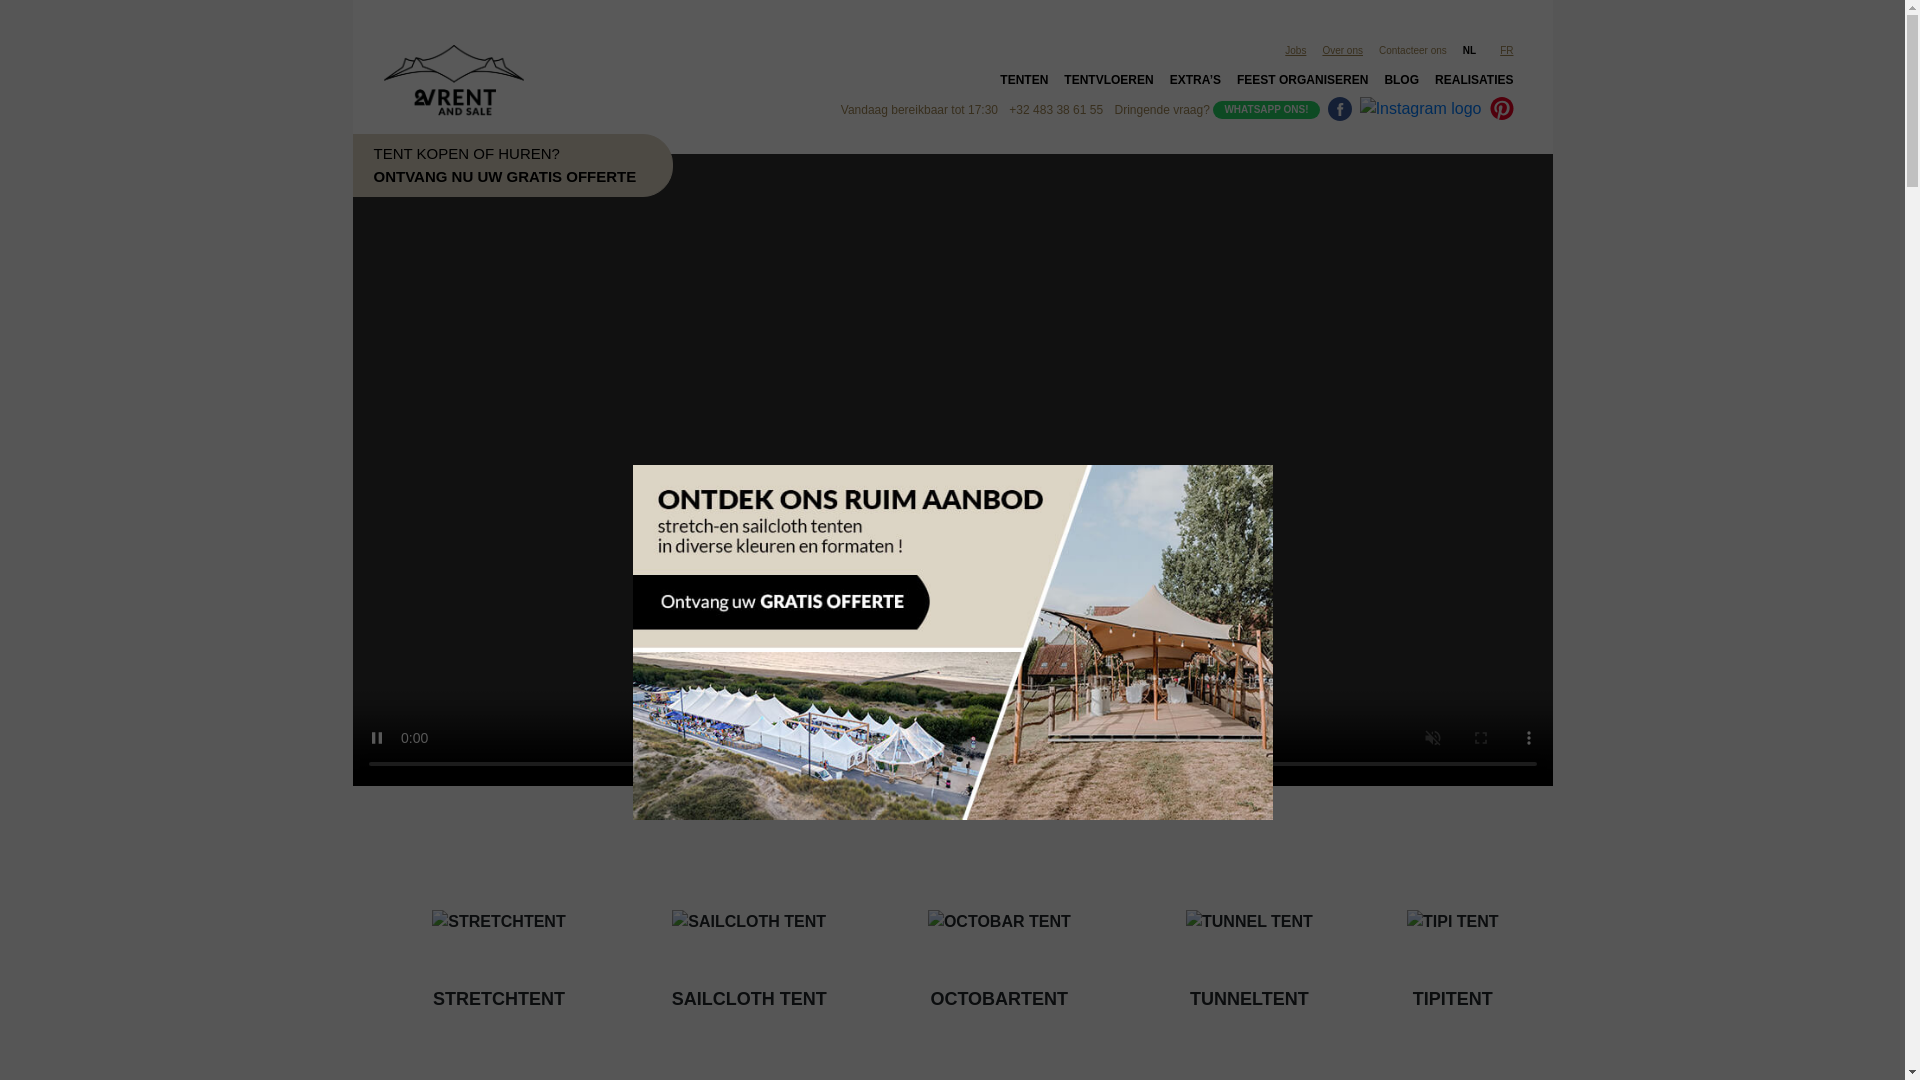 This screenshot has height=1080, width=1920. I want to click on '+32 483 38 61 55', so click(1055, 110).